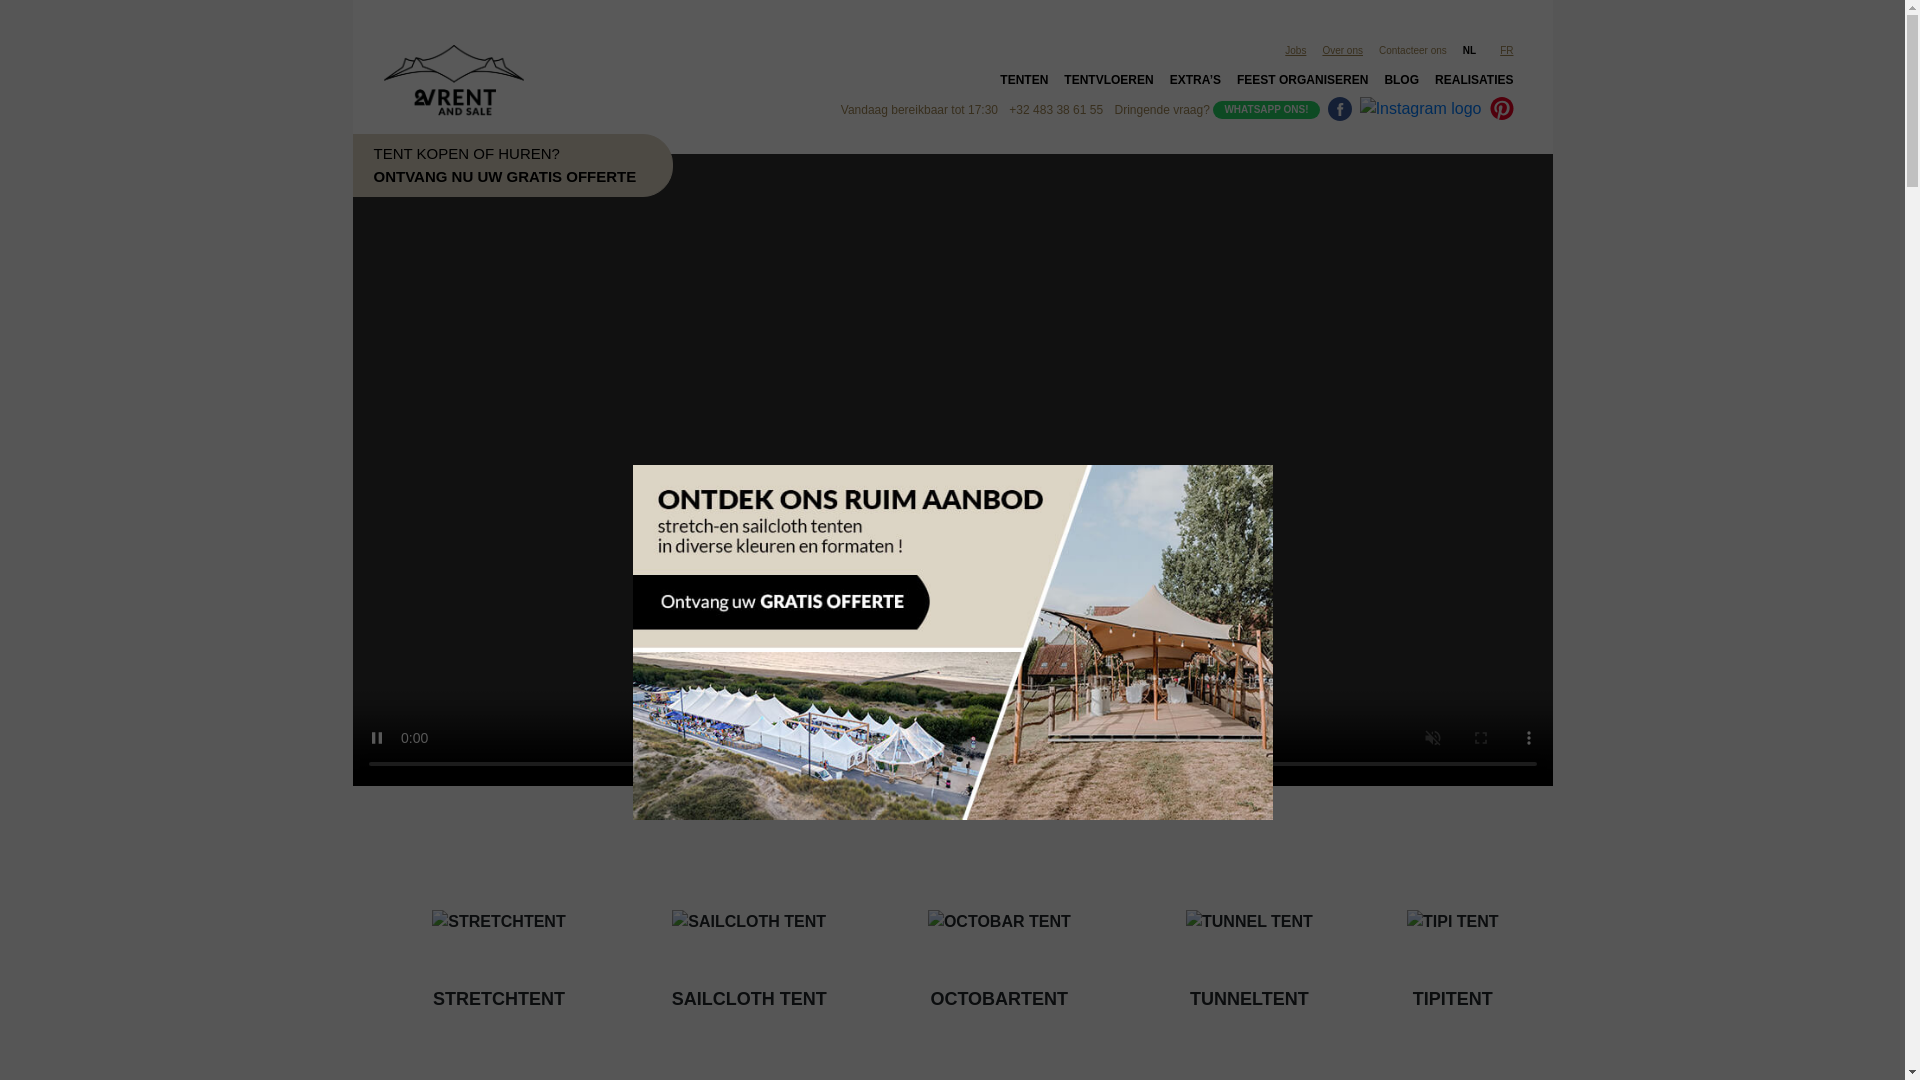 This screenshot has height=1080, width=1920. I want to click on '+32 483 38 61 55', so click(1055, 110).